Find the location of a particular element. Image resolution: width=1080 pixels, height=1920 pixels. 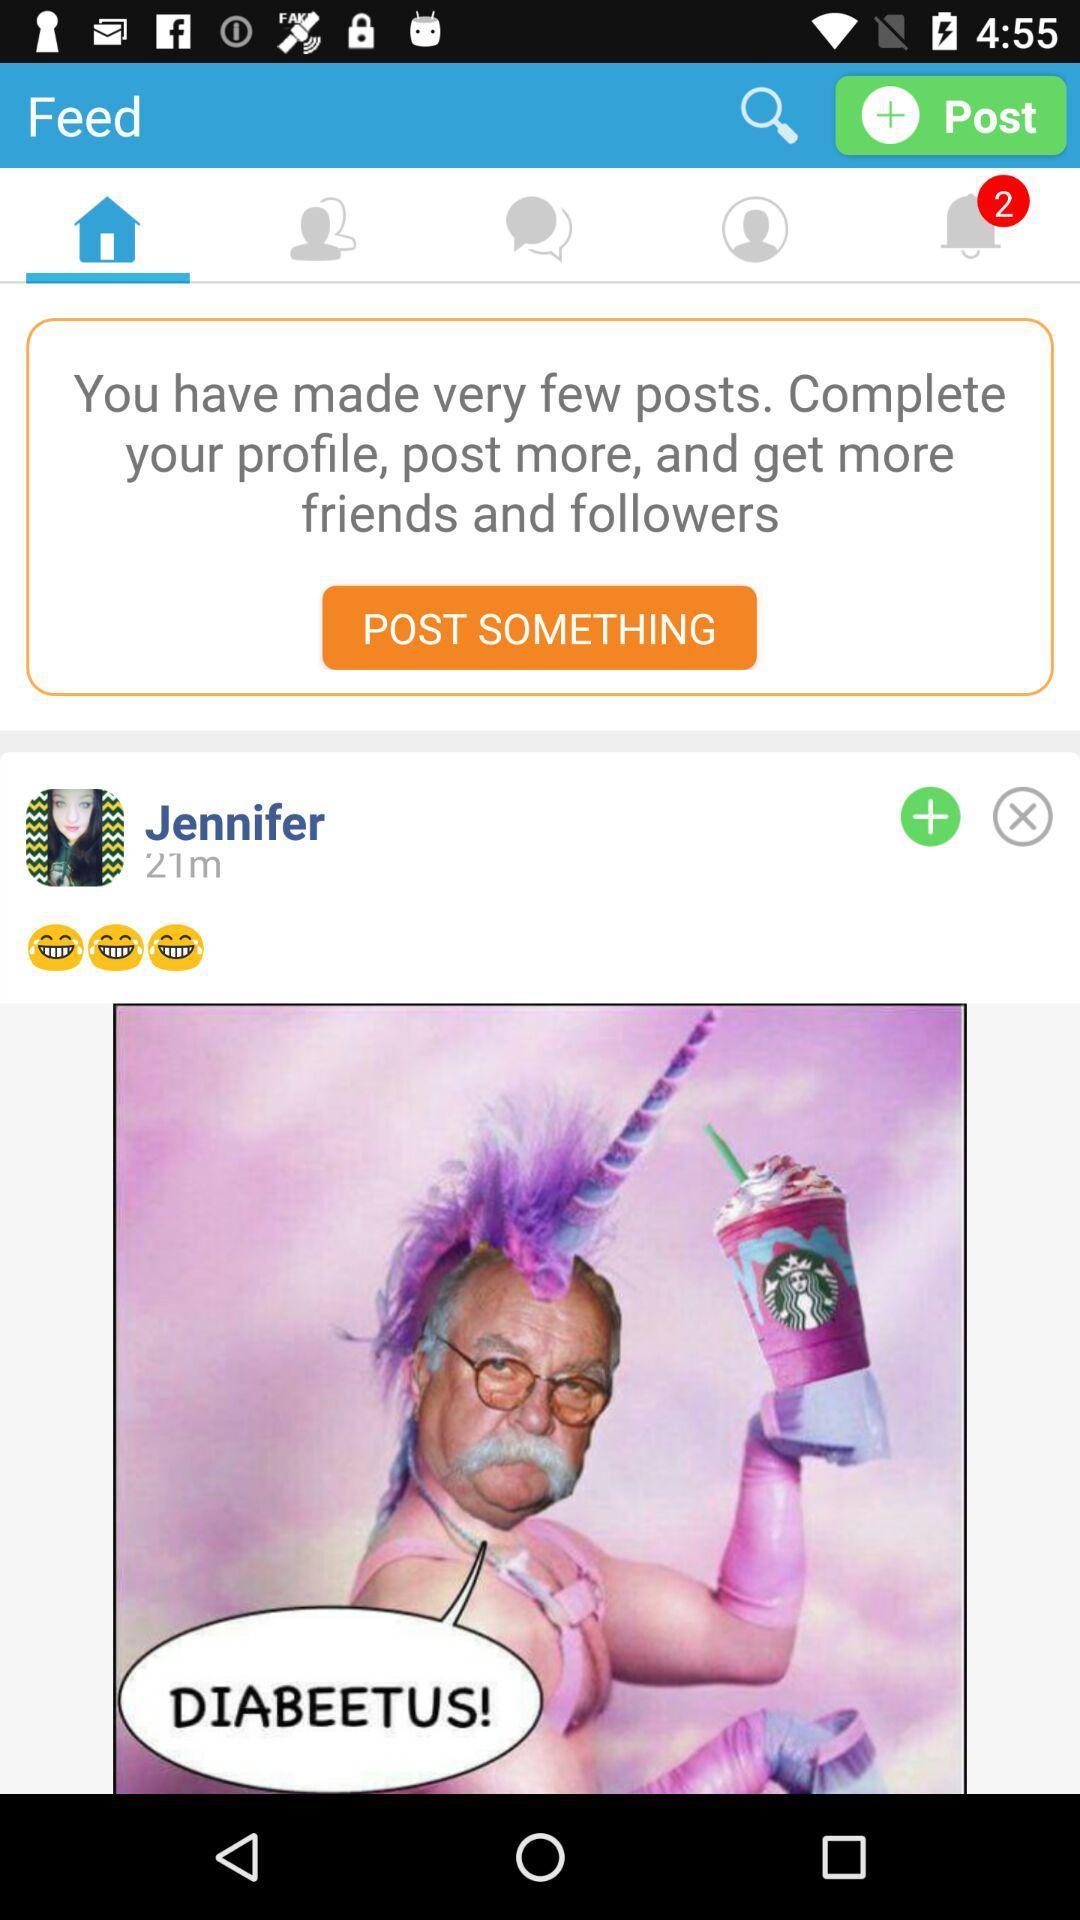

new post is located at coordinates (930, 816).